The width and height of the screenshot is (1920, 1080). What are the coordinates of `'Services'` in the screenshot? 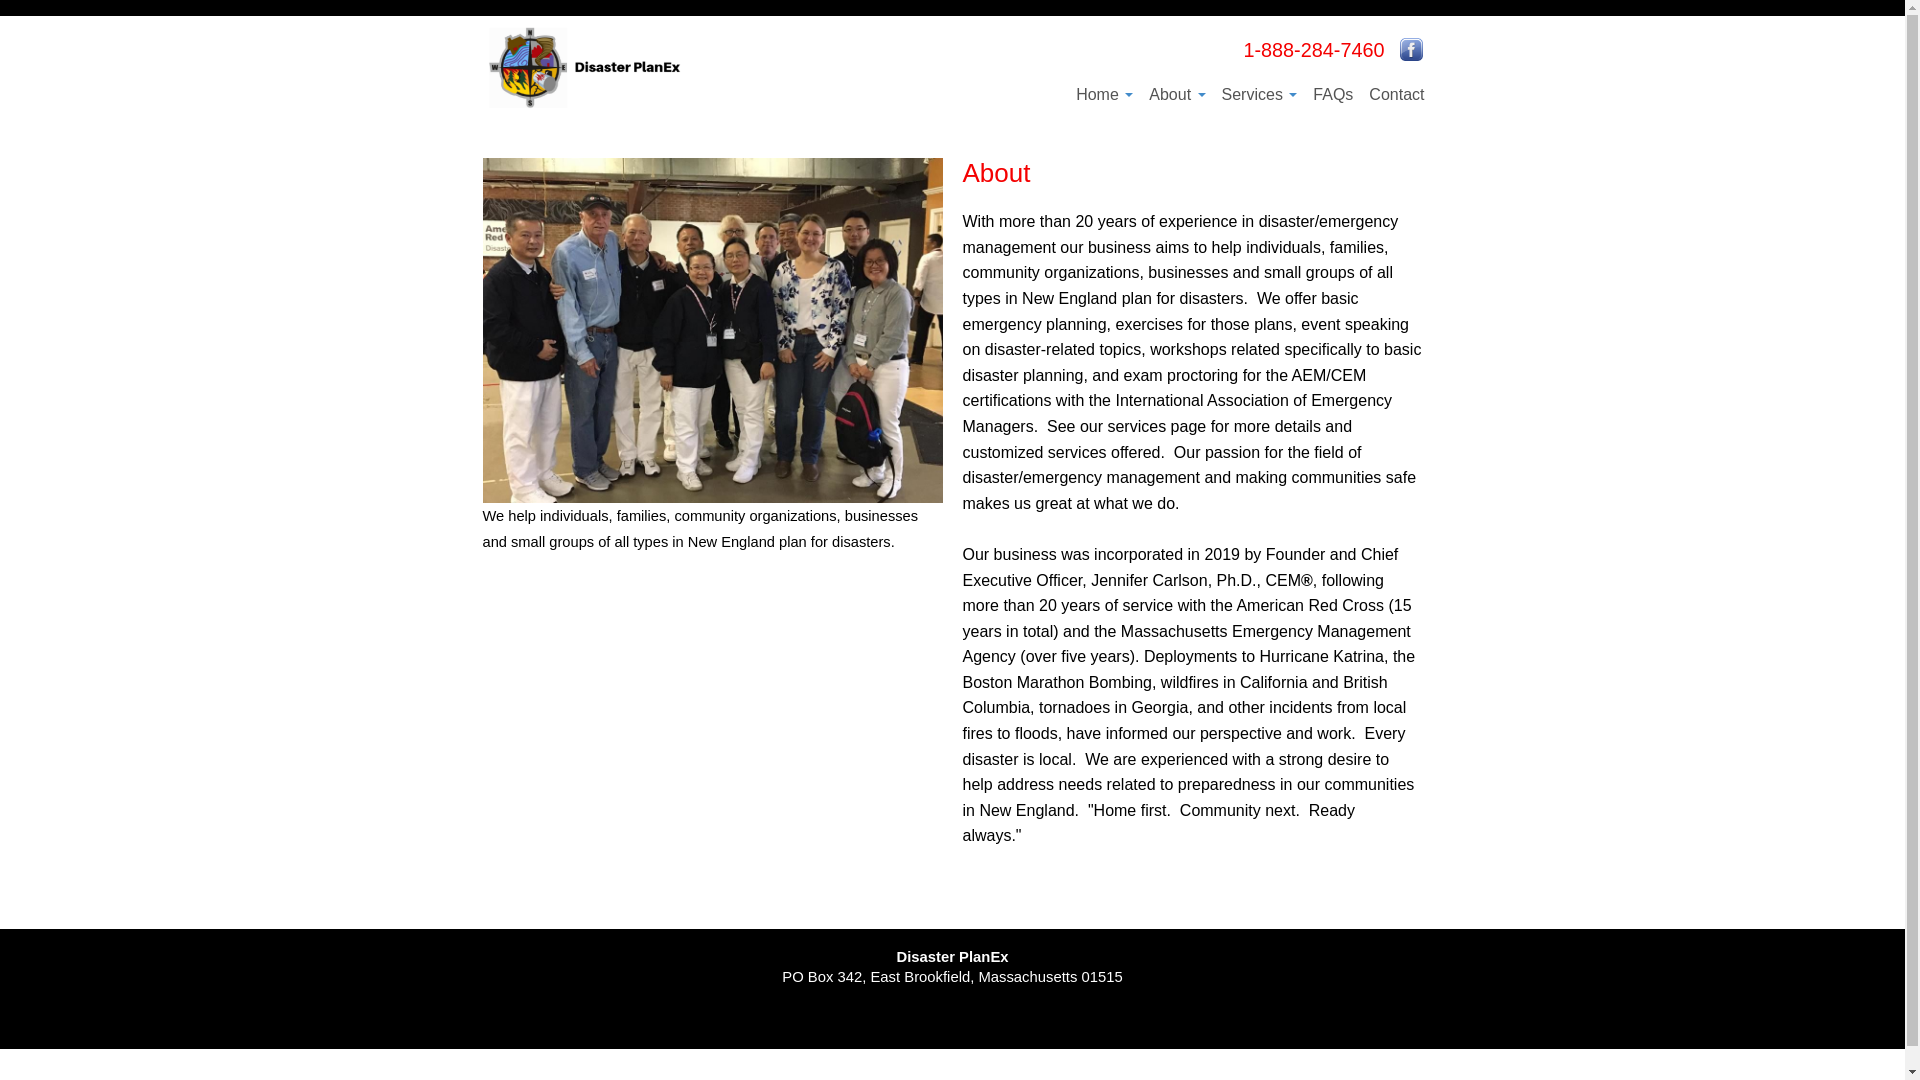 It's located at (1258, 93).